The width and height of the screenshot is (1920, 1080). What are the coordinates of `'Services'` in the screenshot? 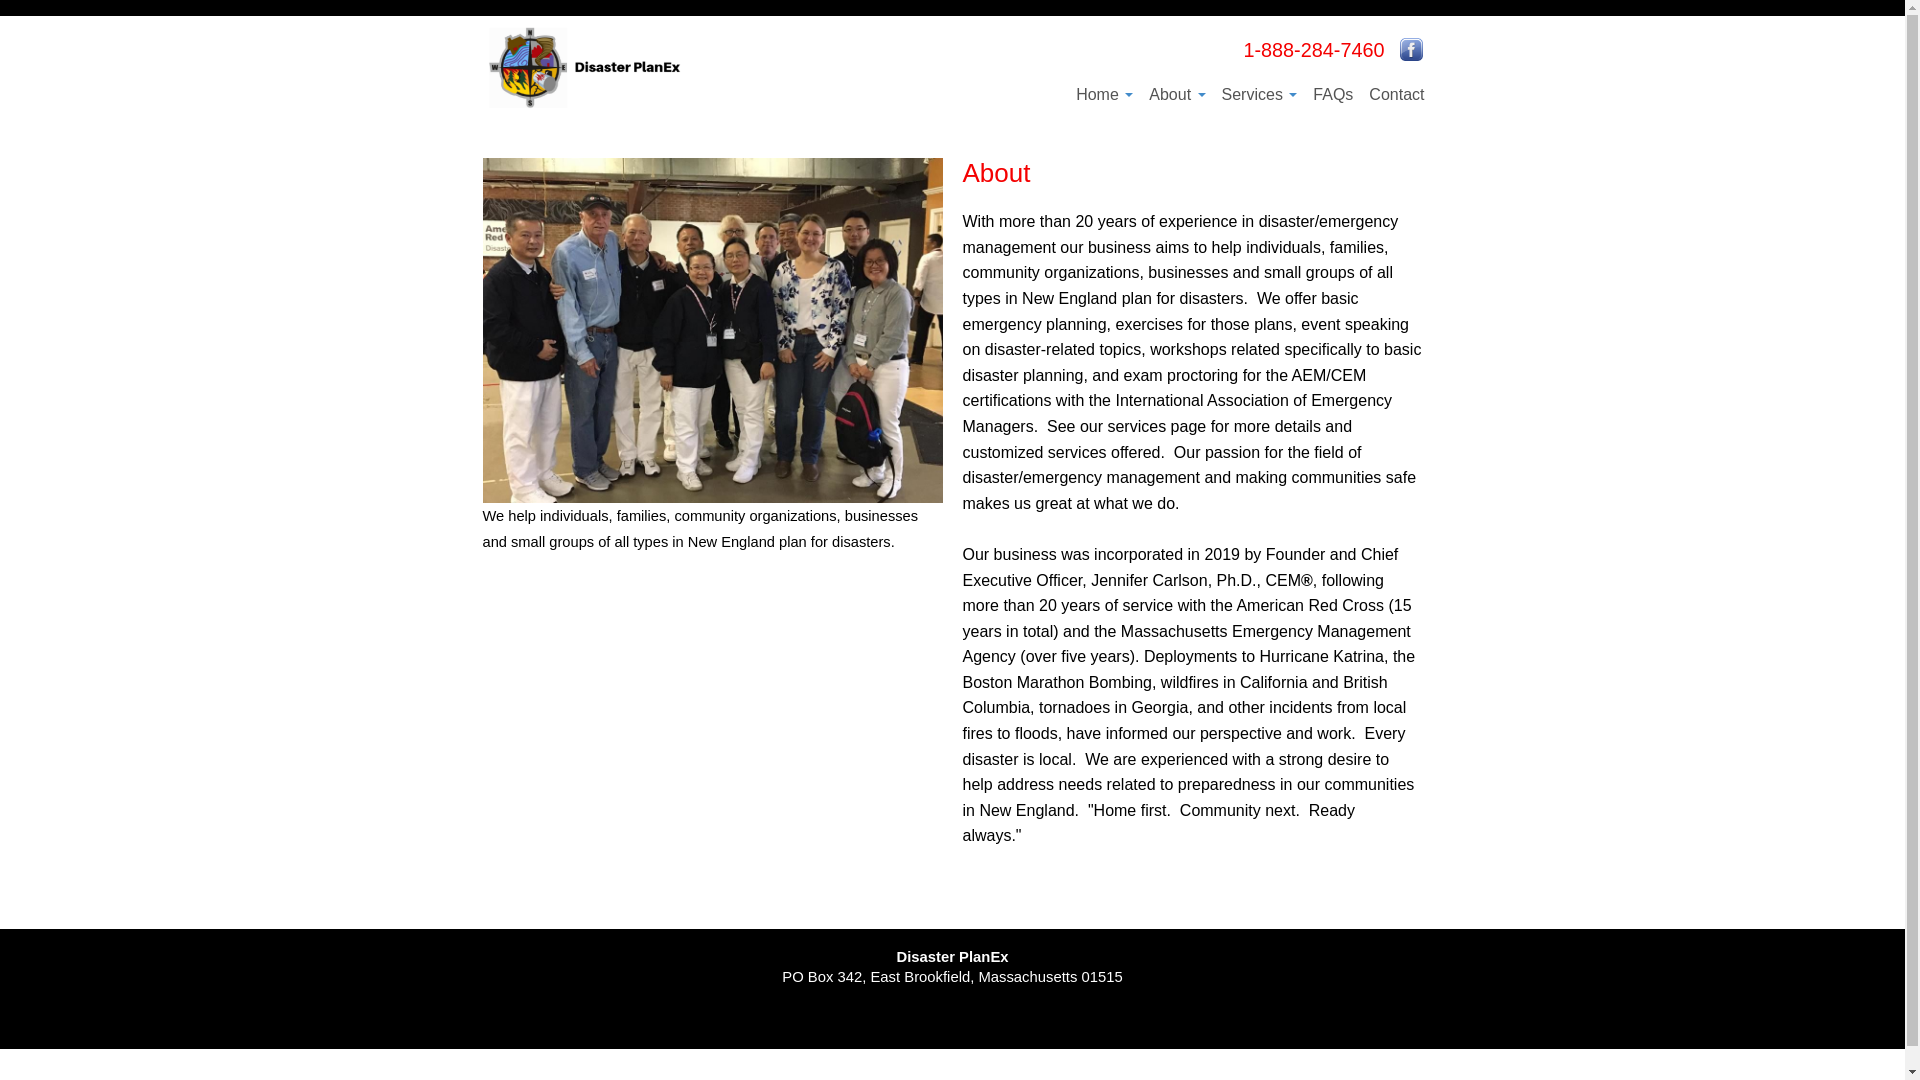 It's located at (1258, 93).